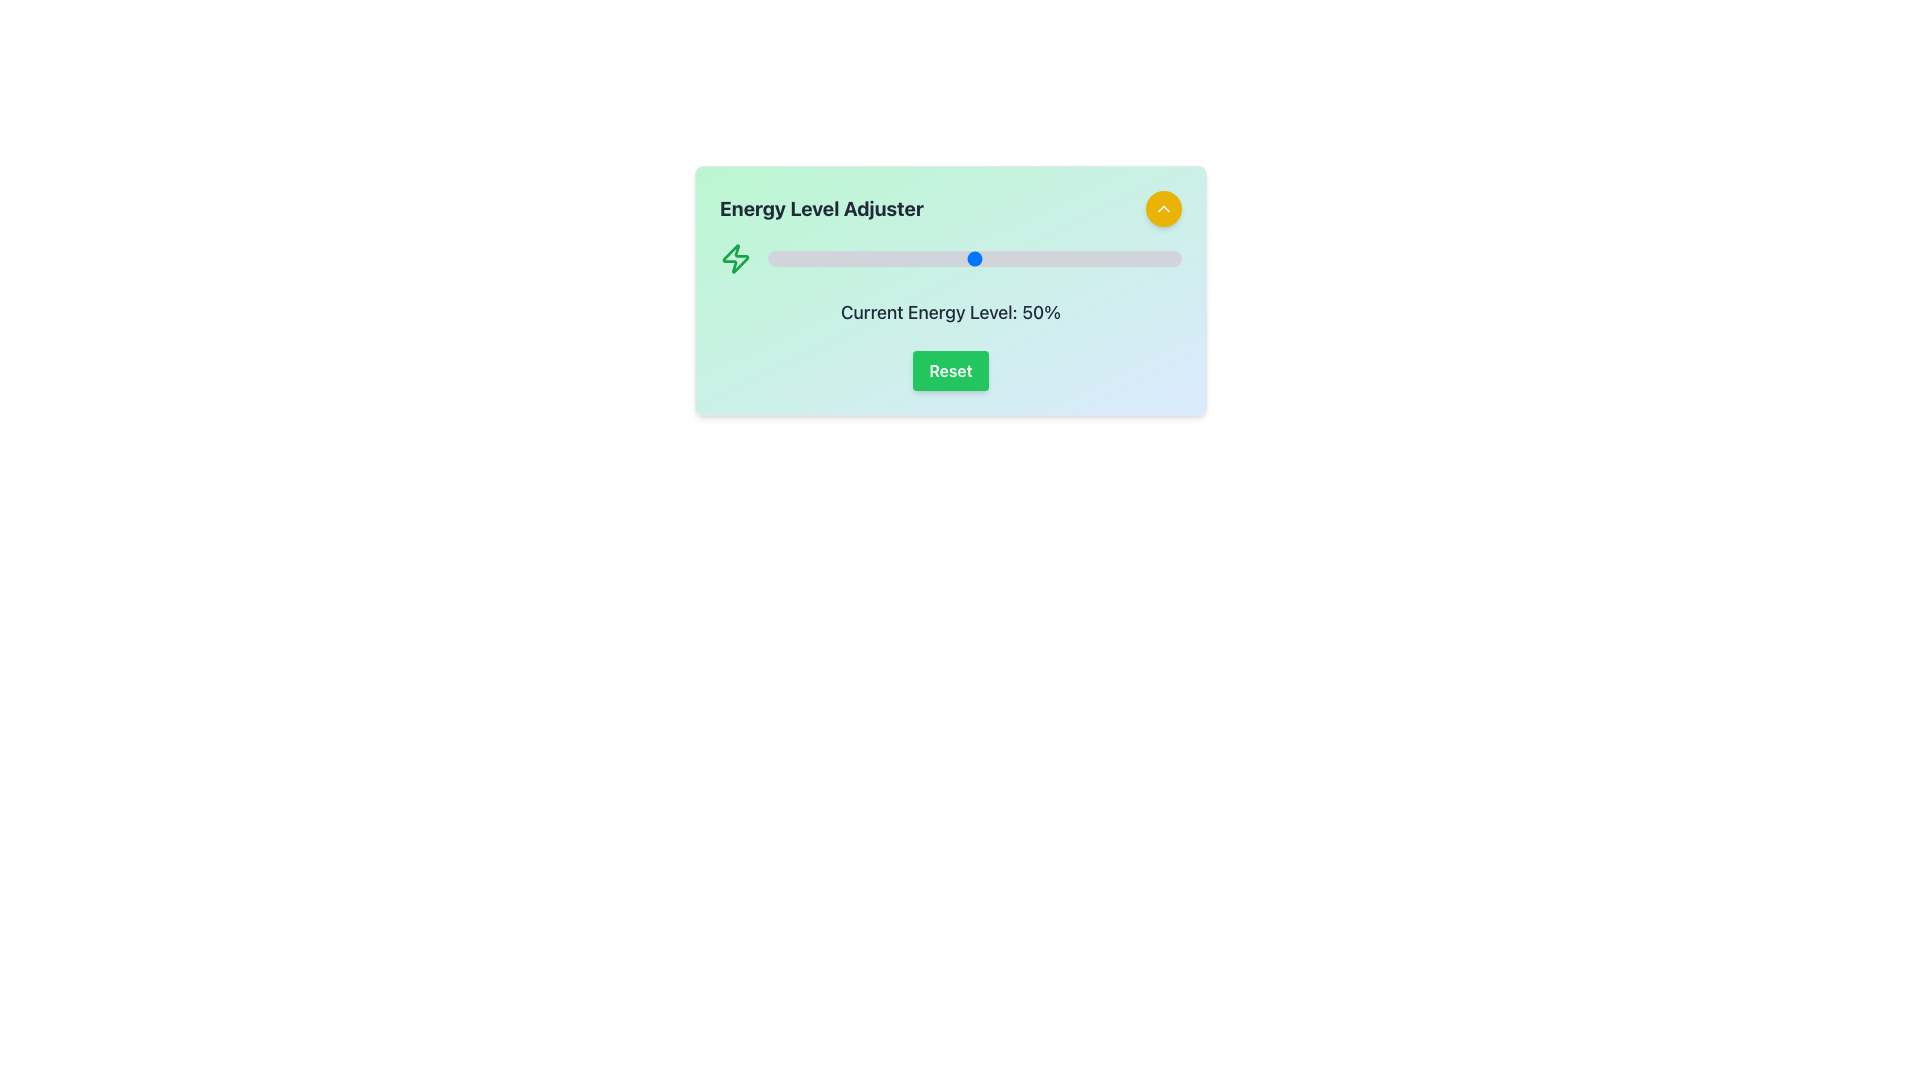 Image resolution: width=1920 pixels, height=1080 pixels. I want to click on energy level, so click(899, 257).